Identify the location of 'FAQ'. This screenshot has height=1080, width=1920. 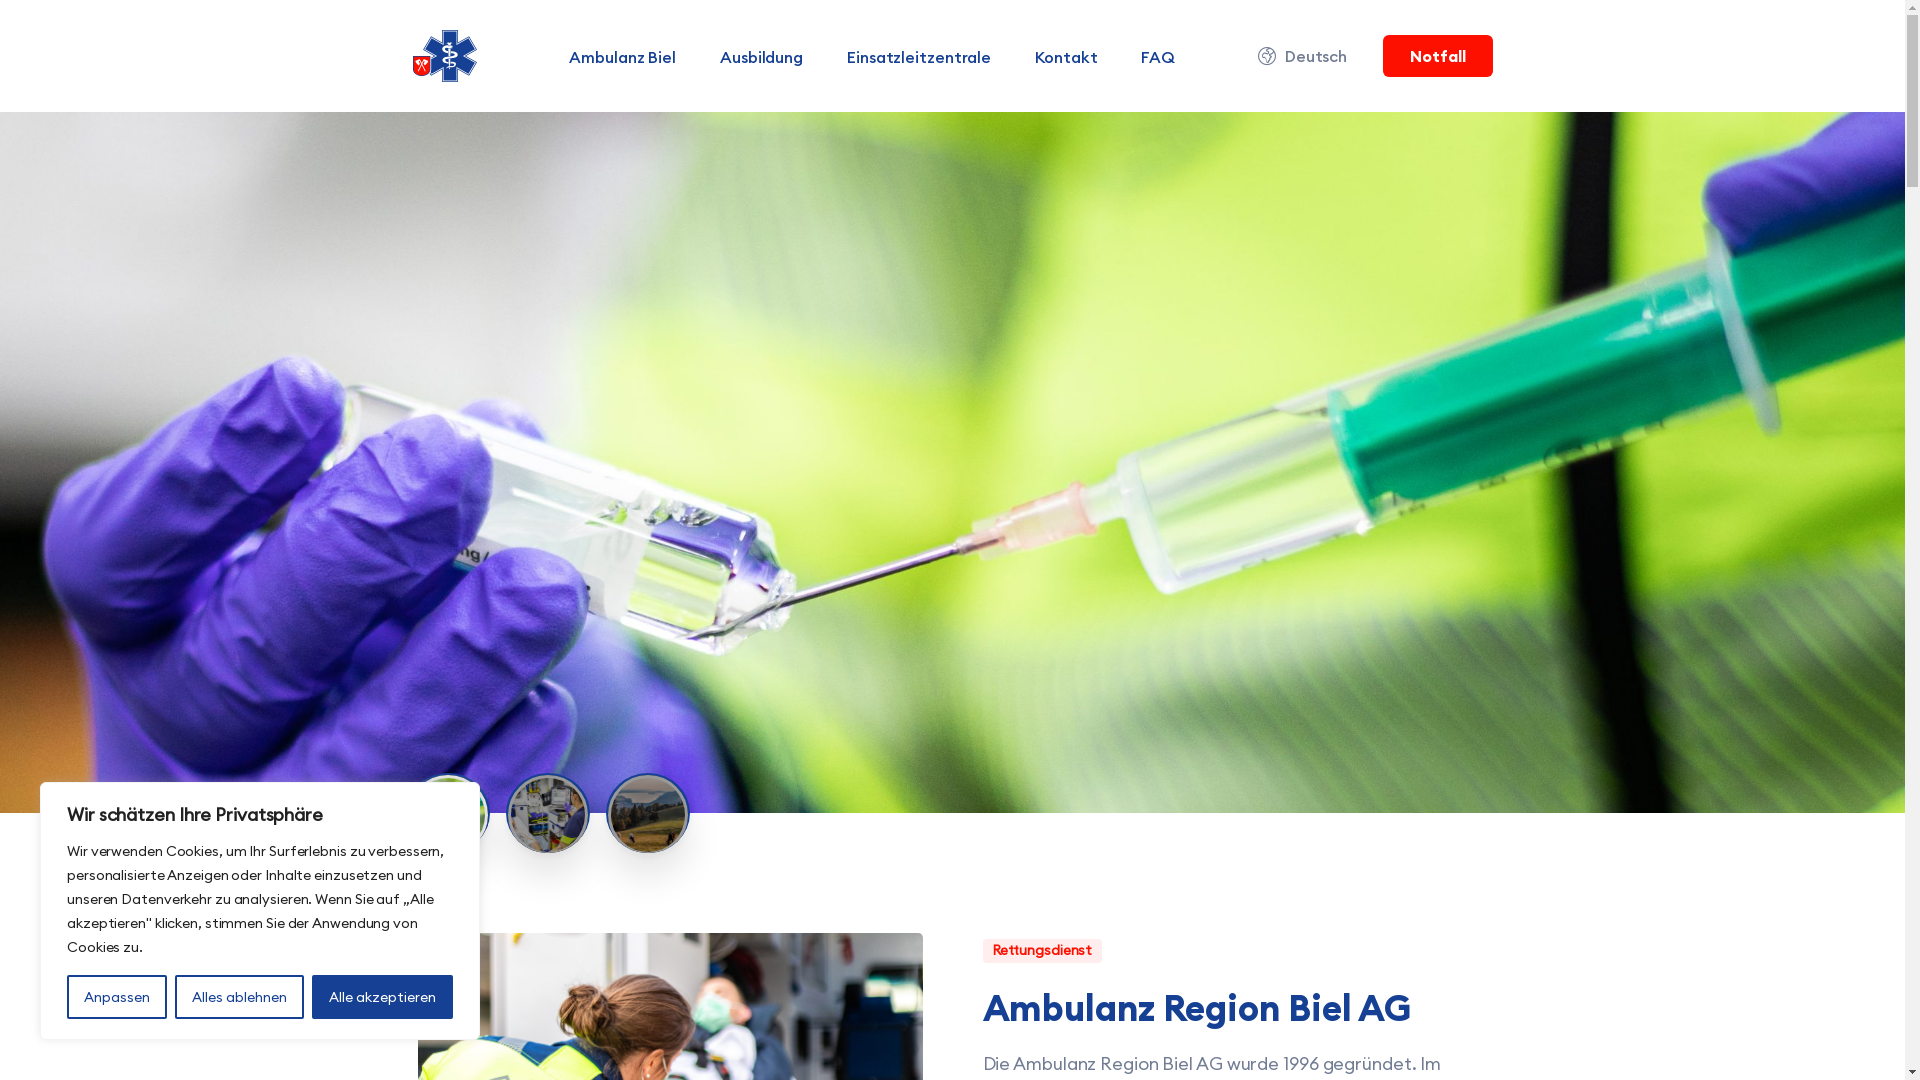
(1157, 55).